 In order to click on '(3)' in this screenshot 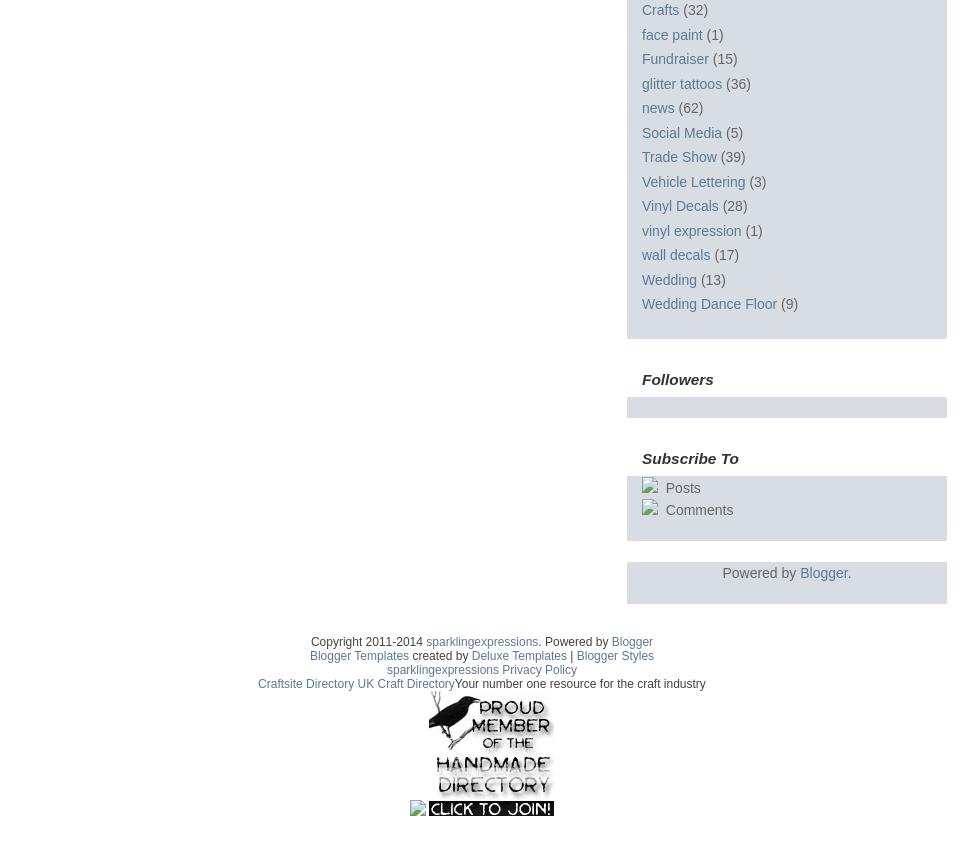, I will do `click(756, 180)`.